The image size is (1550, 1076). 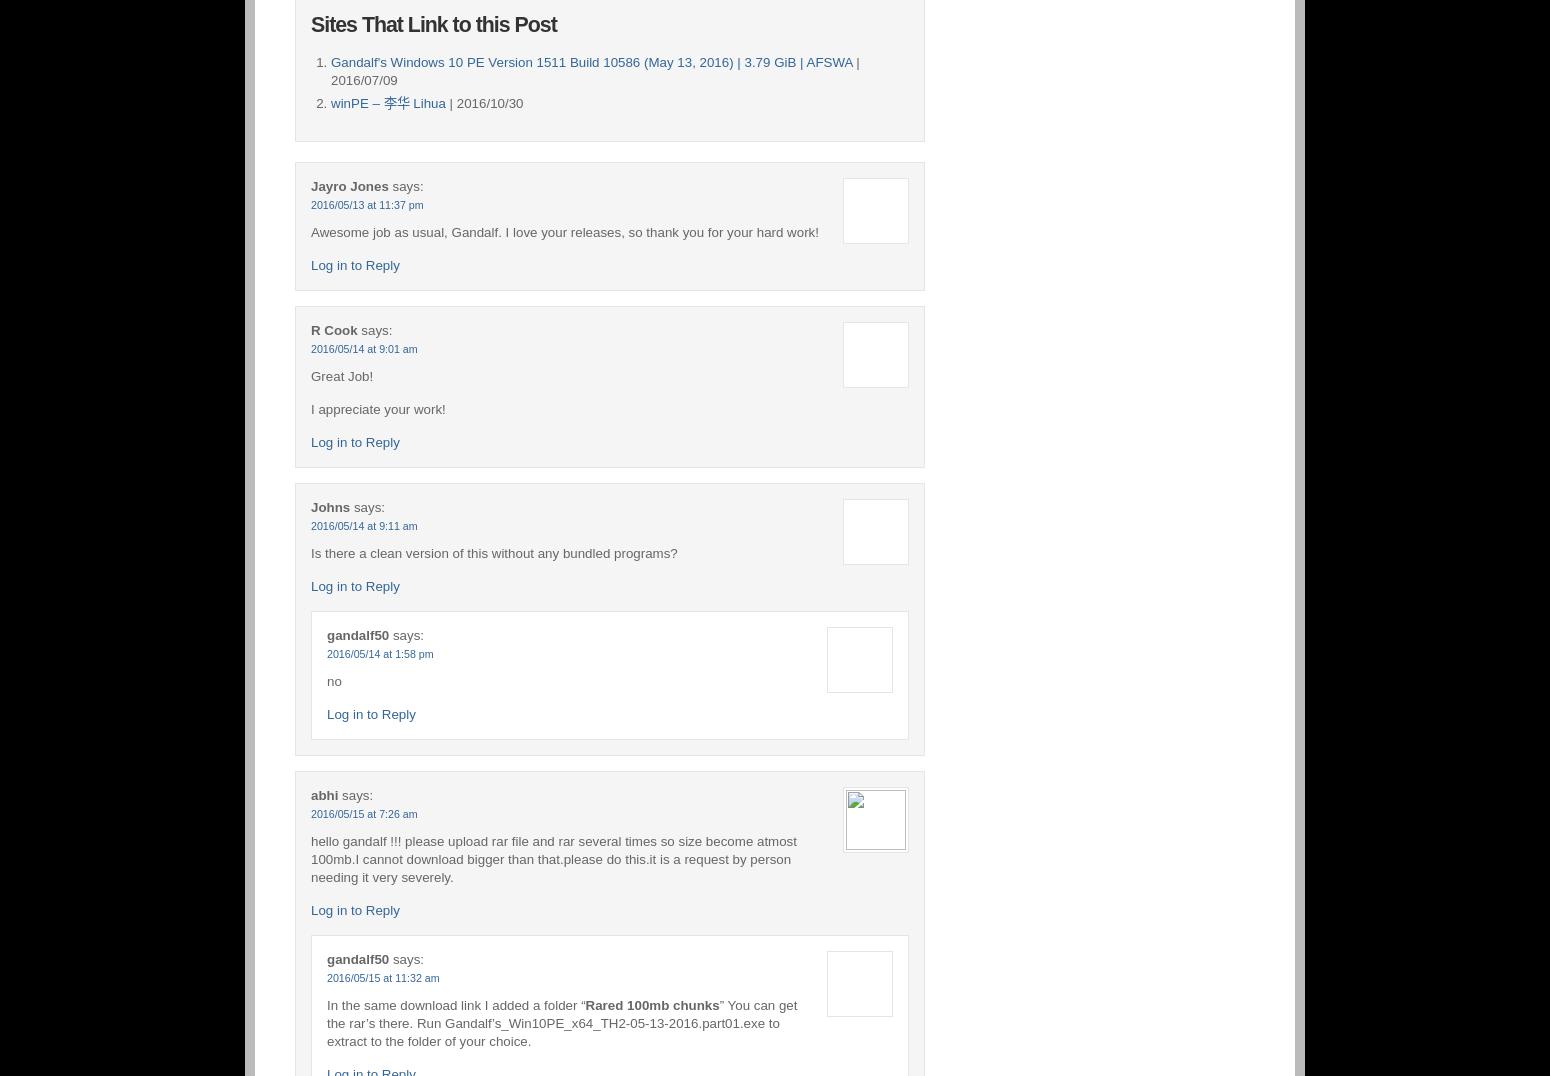 What do you see at coordinates (362, 347) in the screenshot?
I see `'2016/05/14 at 9:01 am'` at bounding box center [362, 347].